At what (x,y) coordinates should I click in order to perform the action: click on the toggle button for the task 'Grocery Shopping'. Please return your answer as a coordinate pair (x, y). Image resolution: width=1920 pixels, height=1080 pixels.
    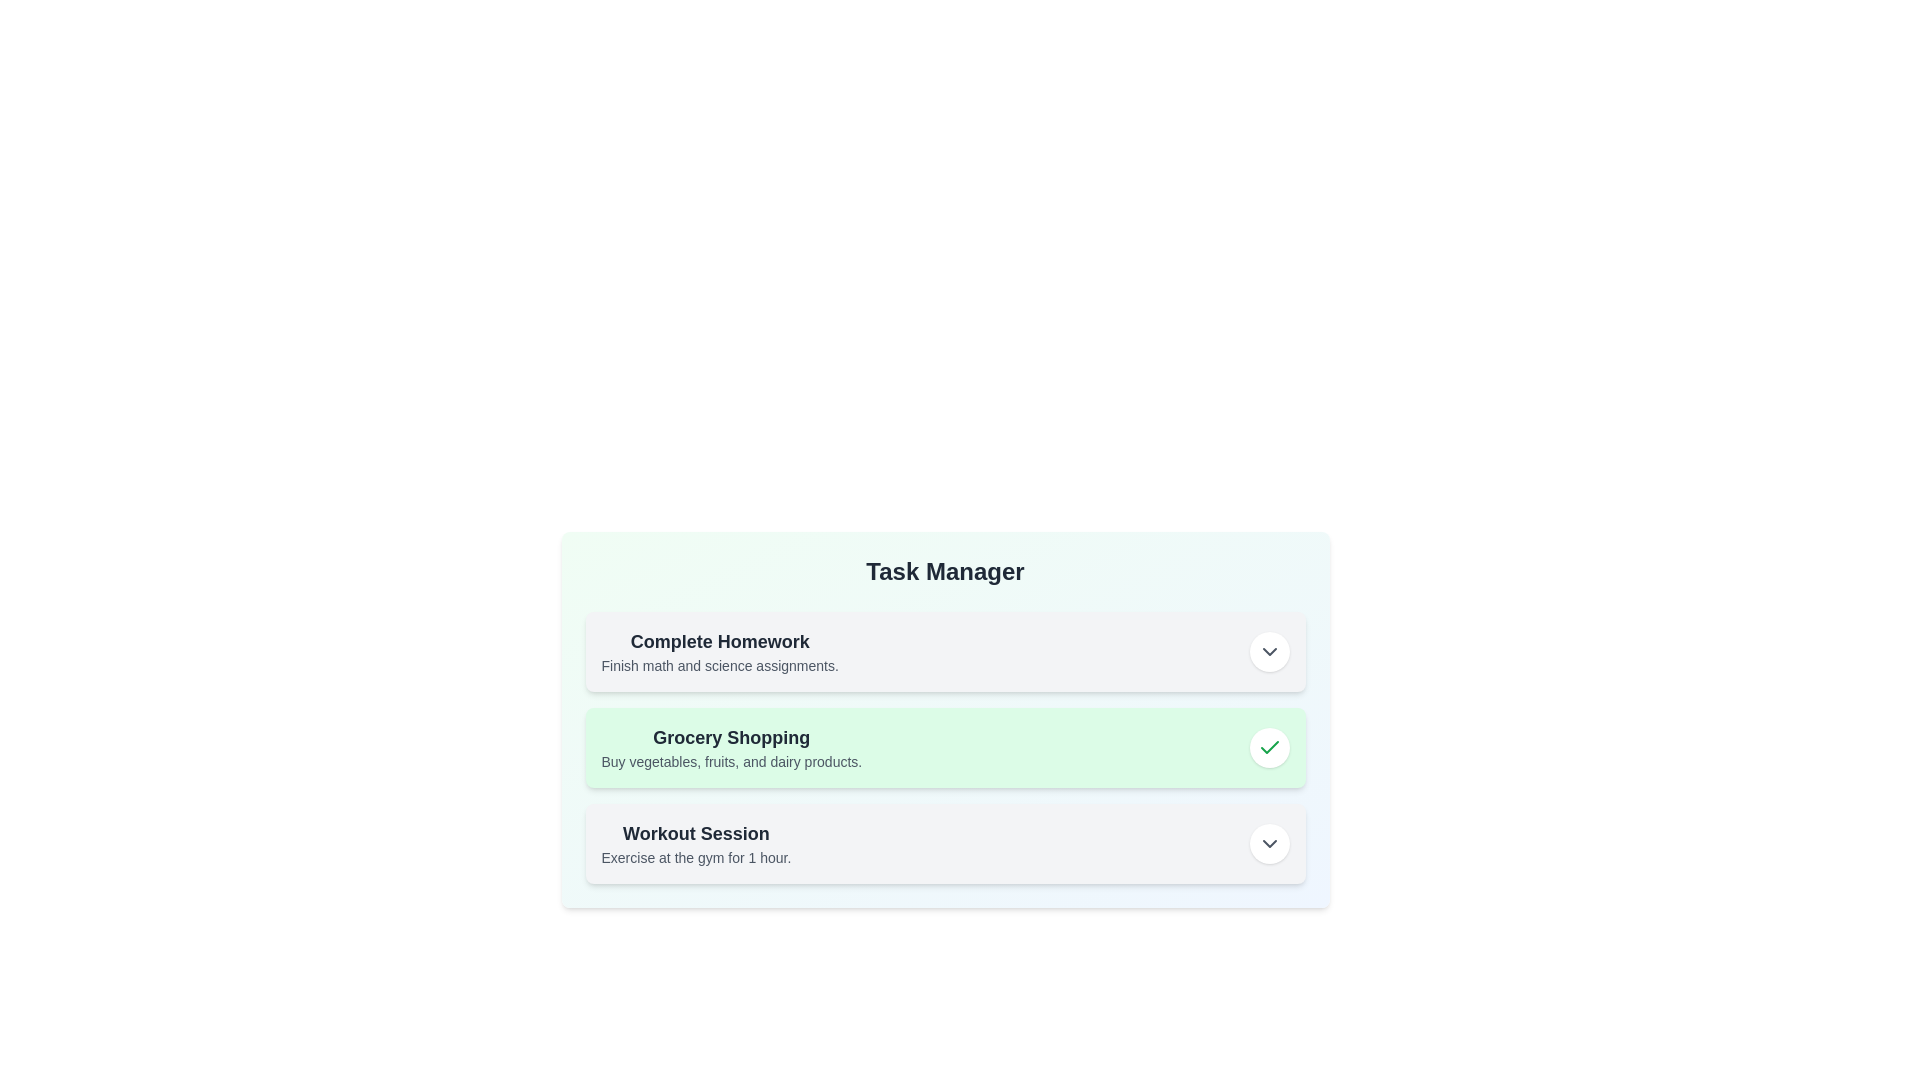
    Looking at the image, I should click on (1268, 748).